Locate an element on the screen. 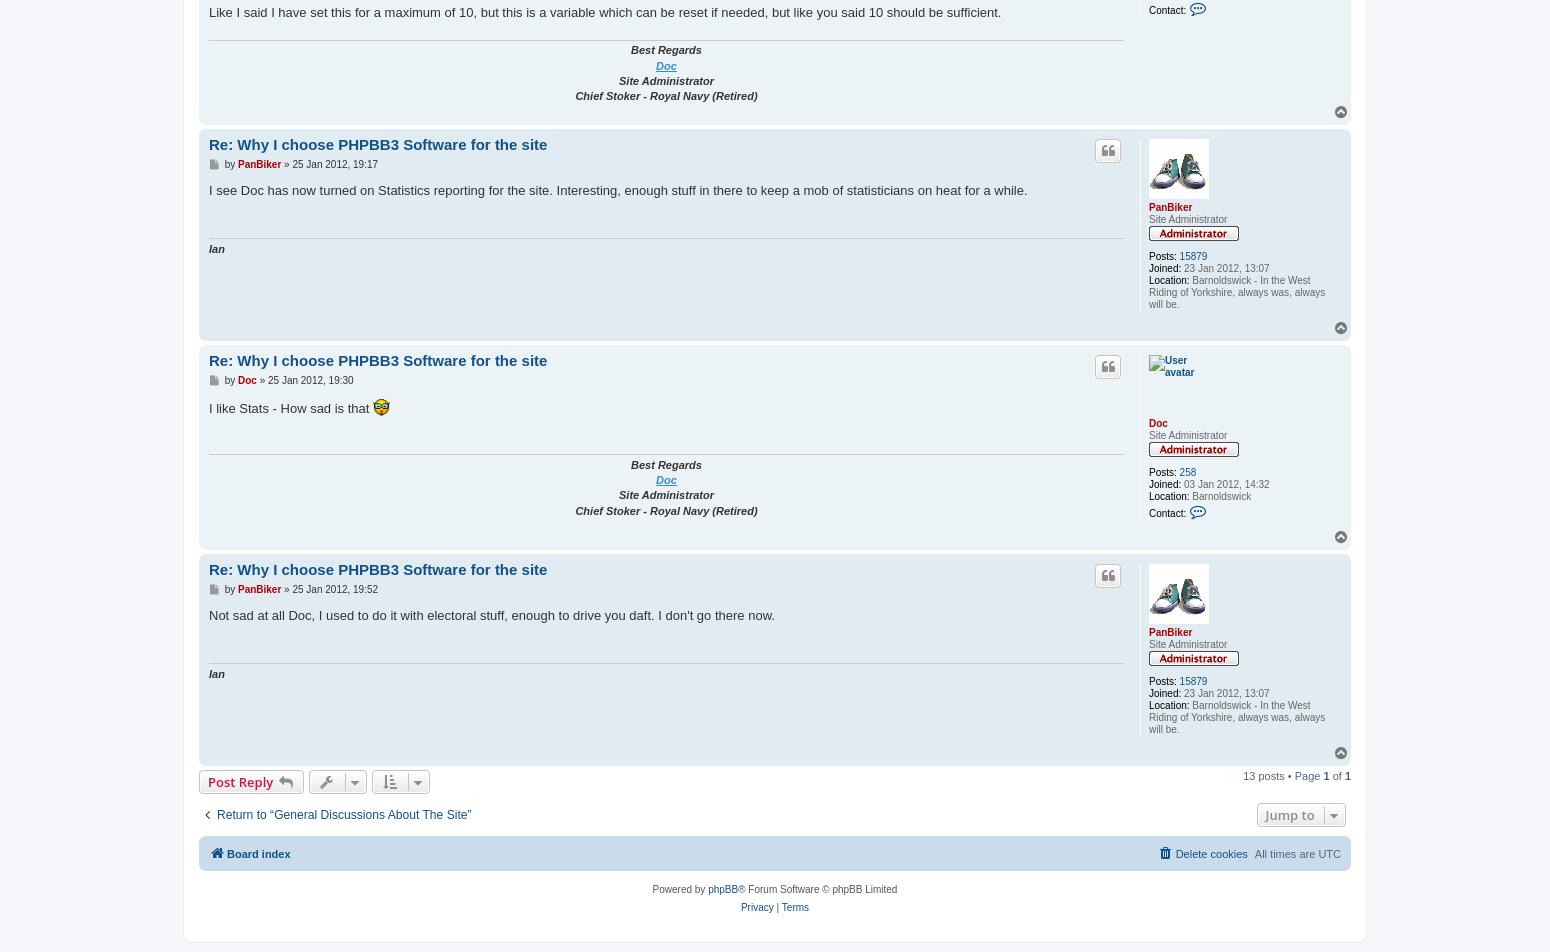 Image resolution: width=1550 pixels, height=952 pixels. 'Return to “General Discussions About The Site”' is located at coordinates (342, 813).